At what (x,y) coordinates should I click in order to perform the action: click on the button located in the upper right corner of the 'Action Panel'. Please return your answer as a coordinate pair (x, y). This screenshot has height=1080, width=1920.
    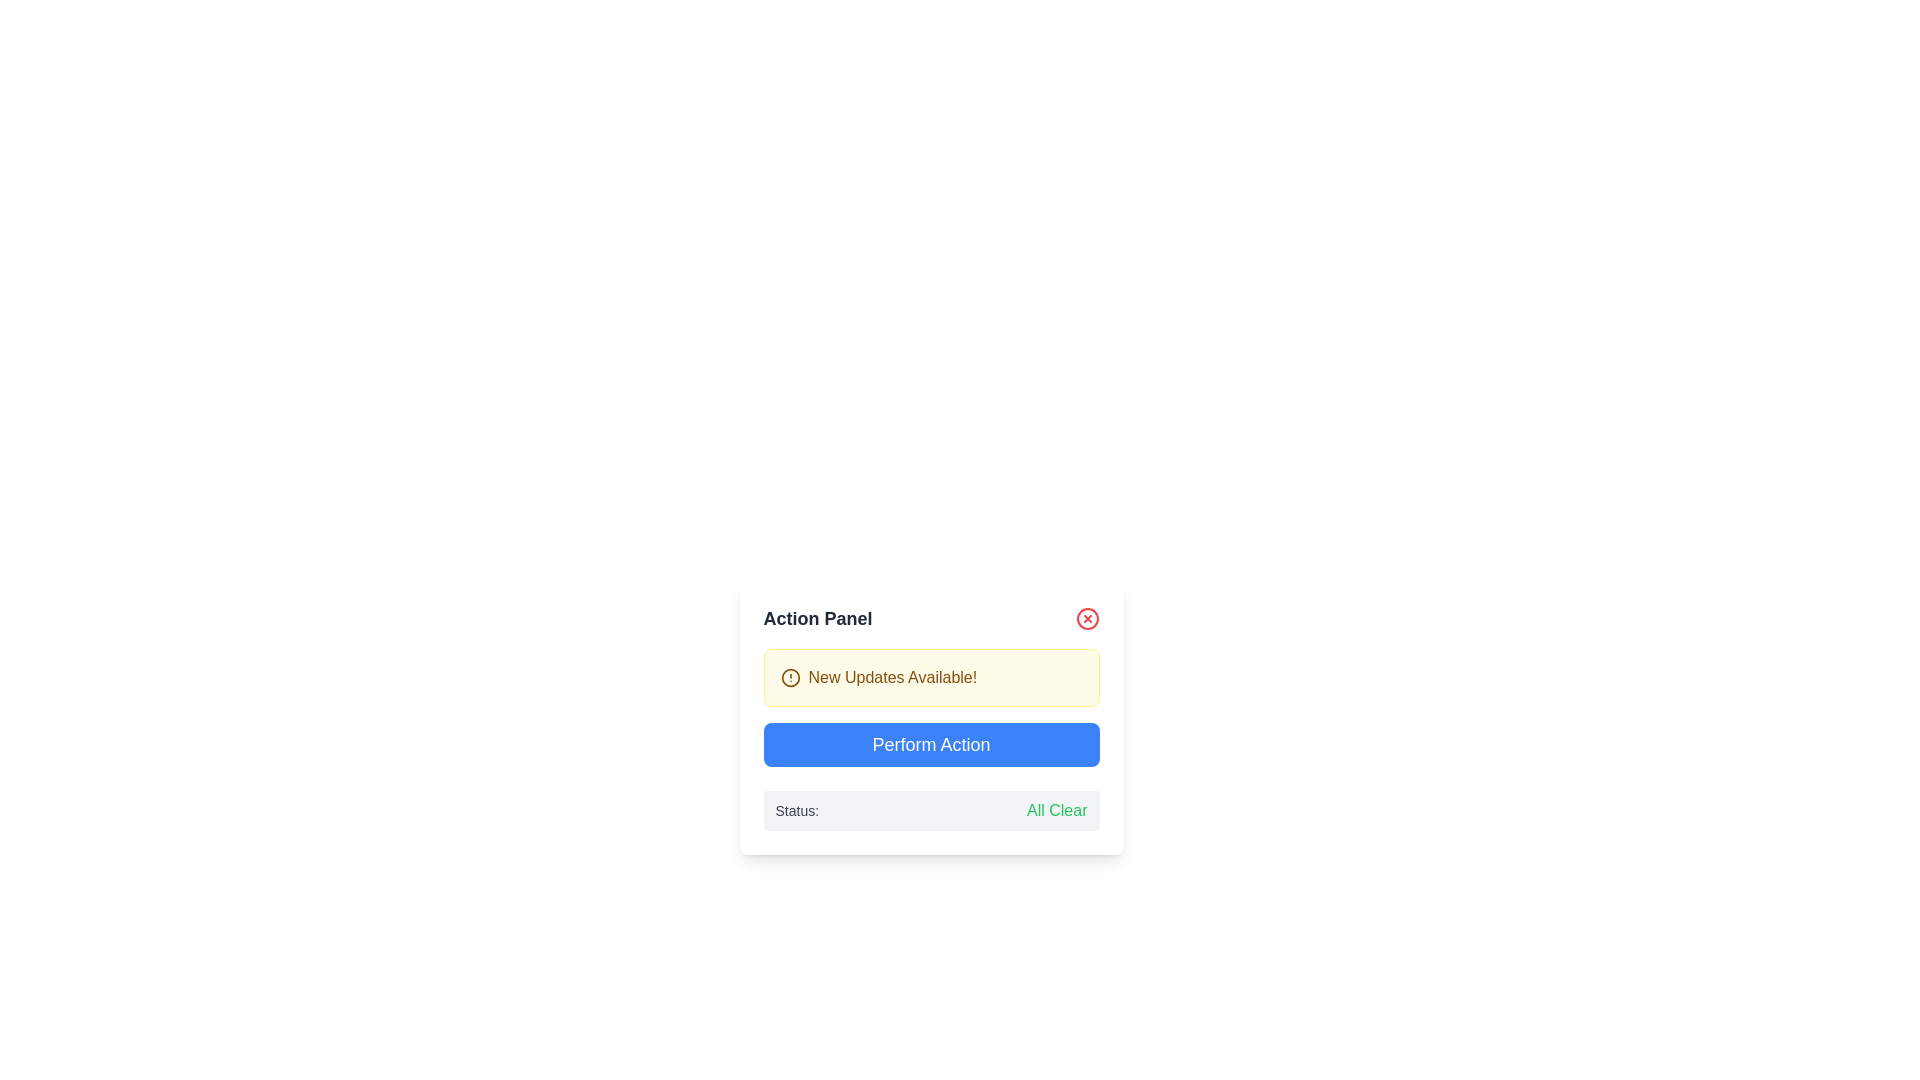
    Looking at the image, I should click on (1086, 617).